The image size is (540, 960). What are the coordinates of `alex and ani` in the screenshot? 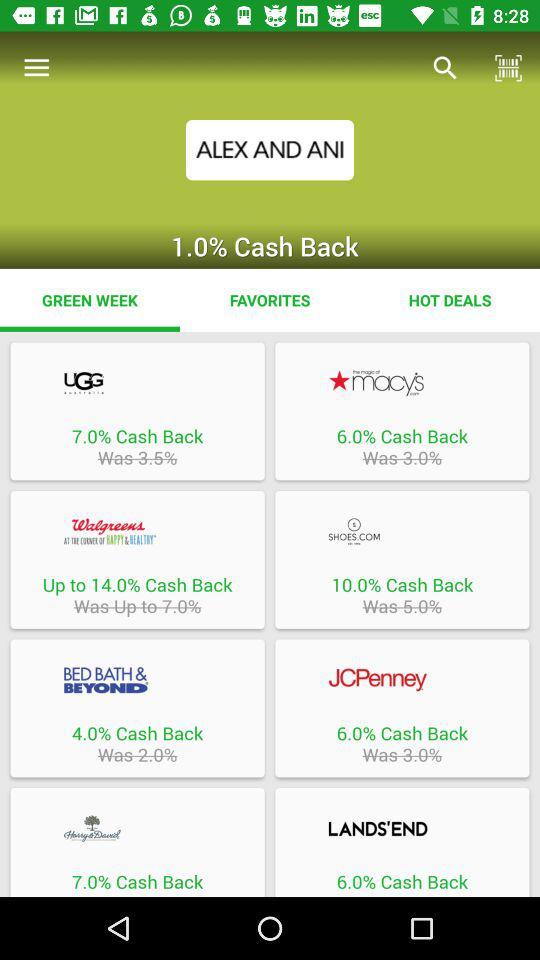 It's located at (270, 148).